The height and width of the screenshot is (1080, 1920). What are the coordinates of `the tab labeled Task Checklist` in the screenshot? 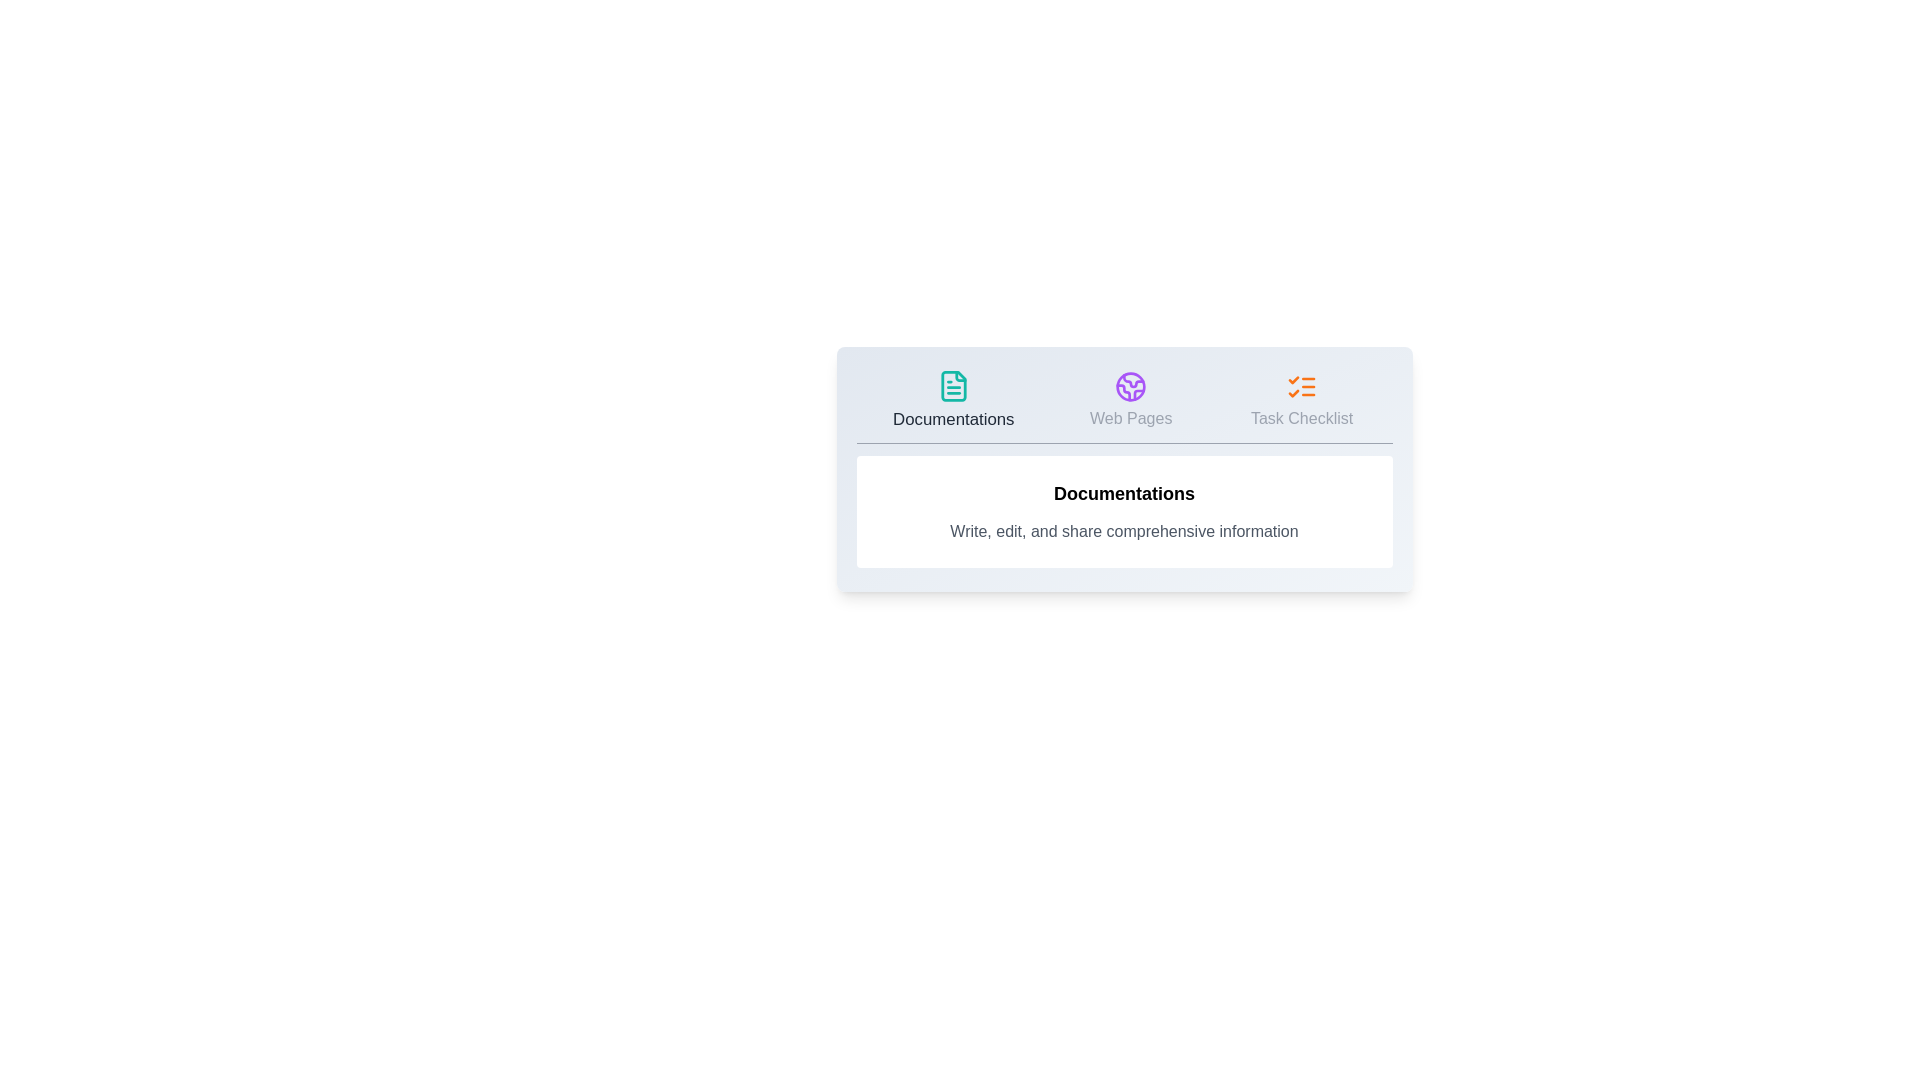 It's located at (1302, 401).